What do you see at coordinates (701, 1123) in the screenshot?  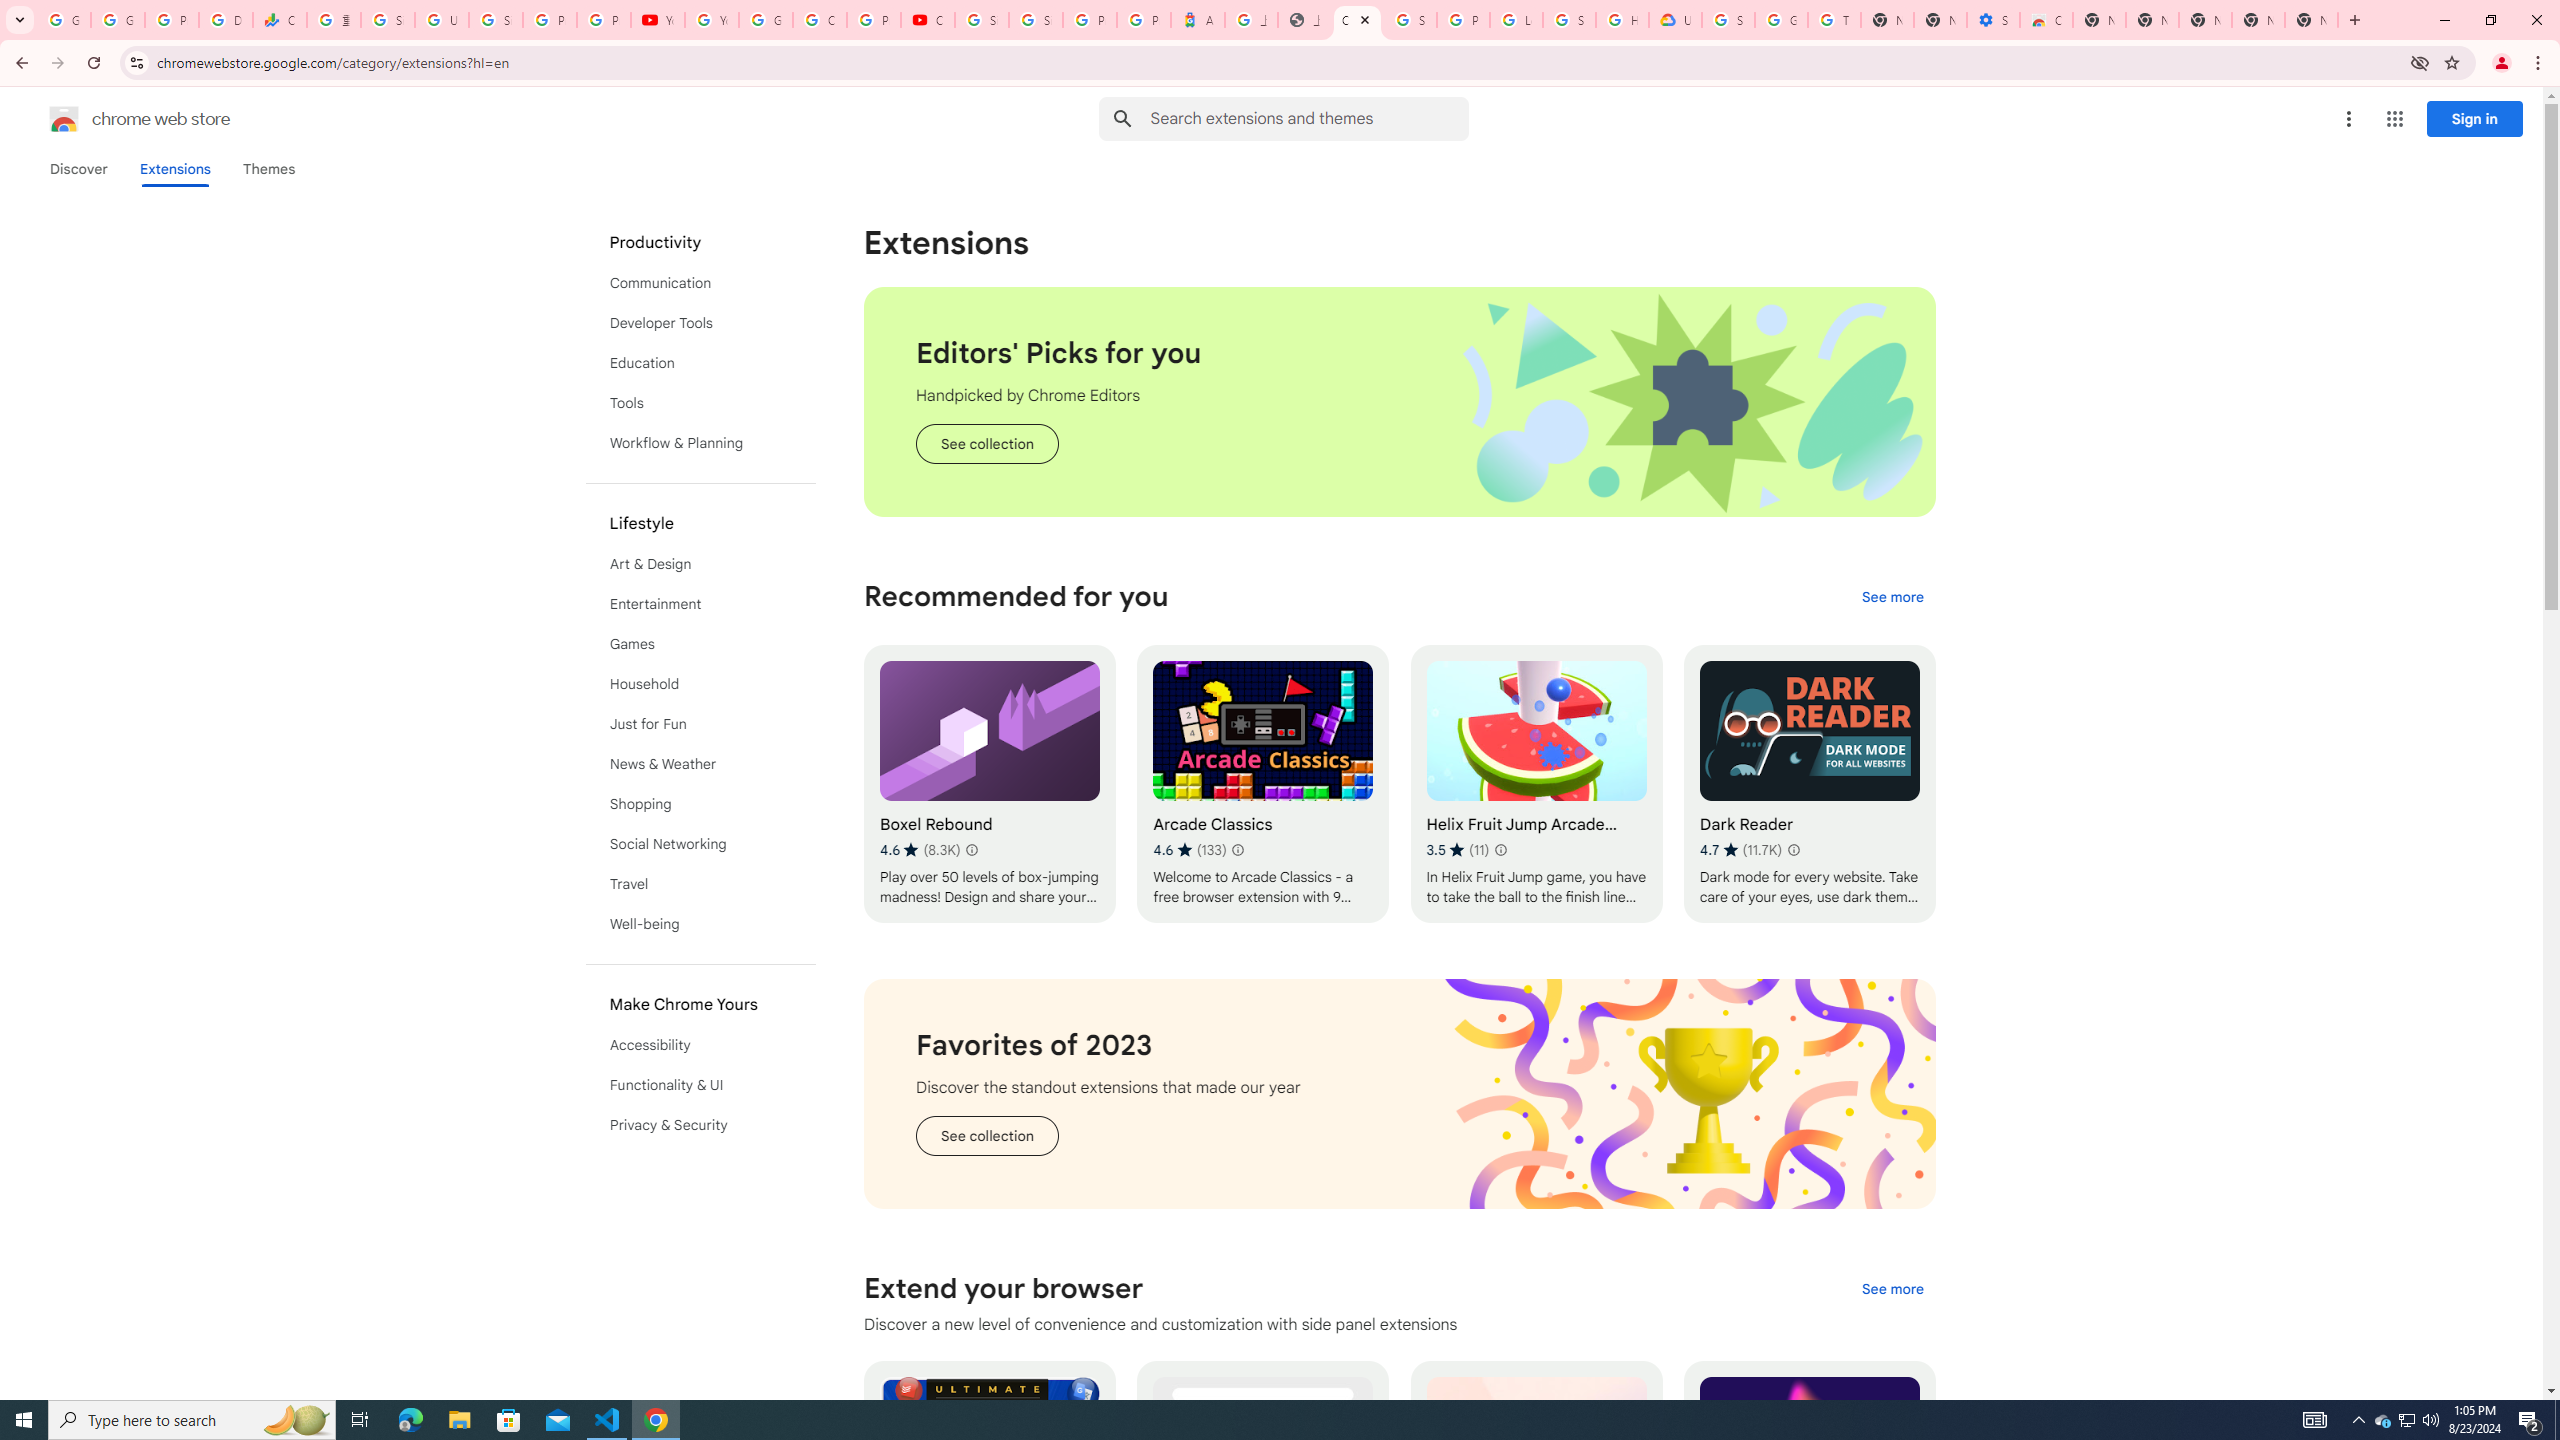 I see `'Privacy & Security'` at bounding box center [701, 1123].